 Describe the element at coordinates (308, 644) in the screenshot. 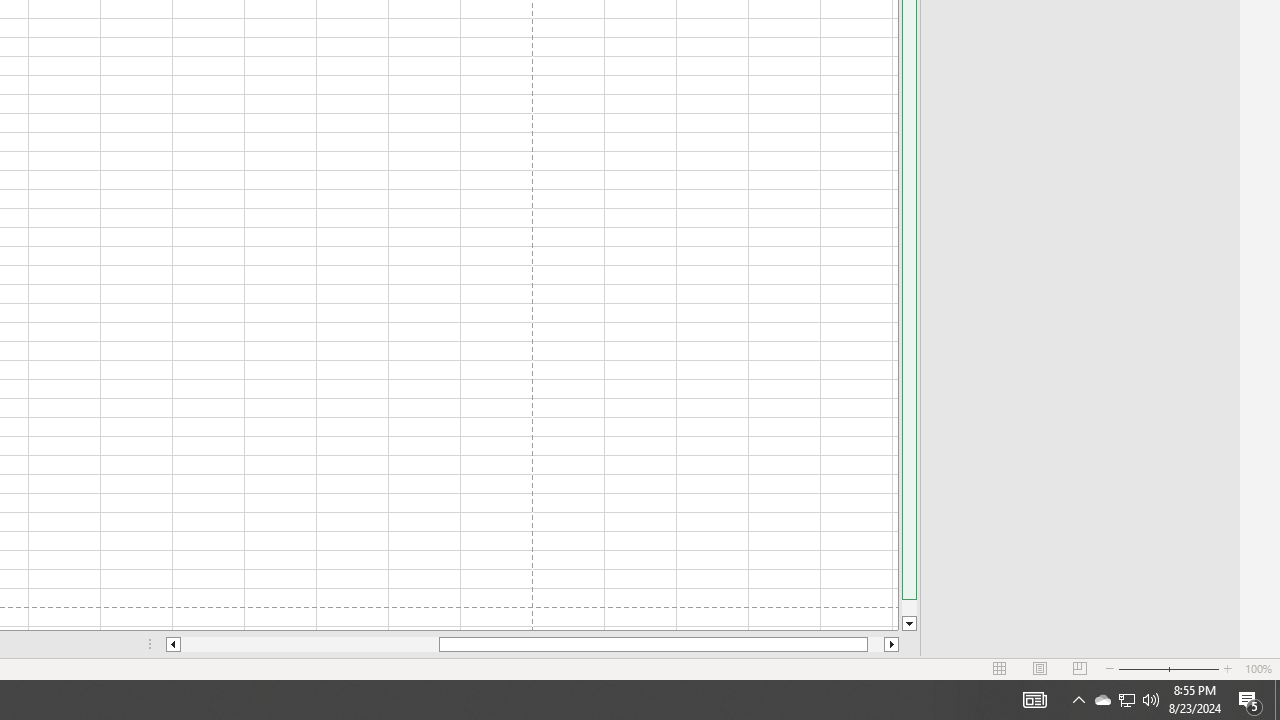

I see `'Page left'` at that location.